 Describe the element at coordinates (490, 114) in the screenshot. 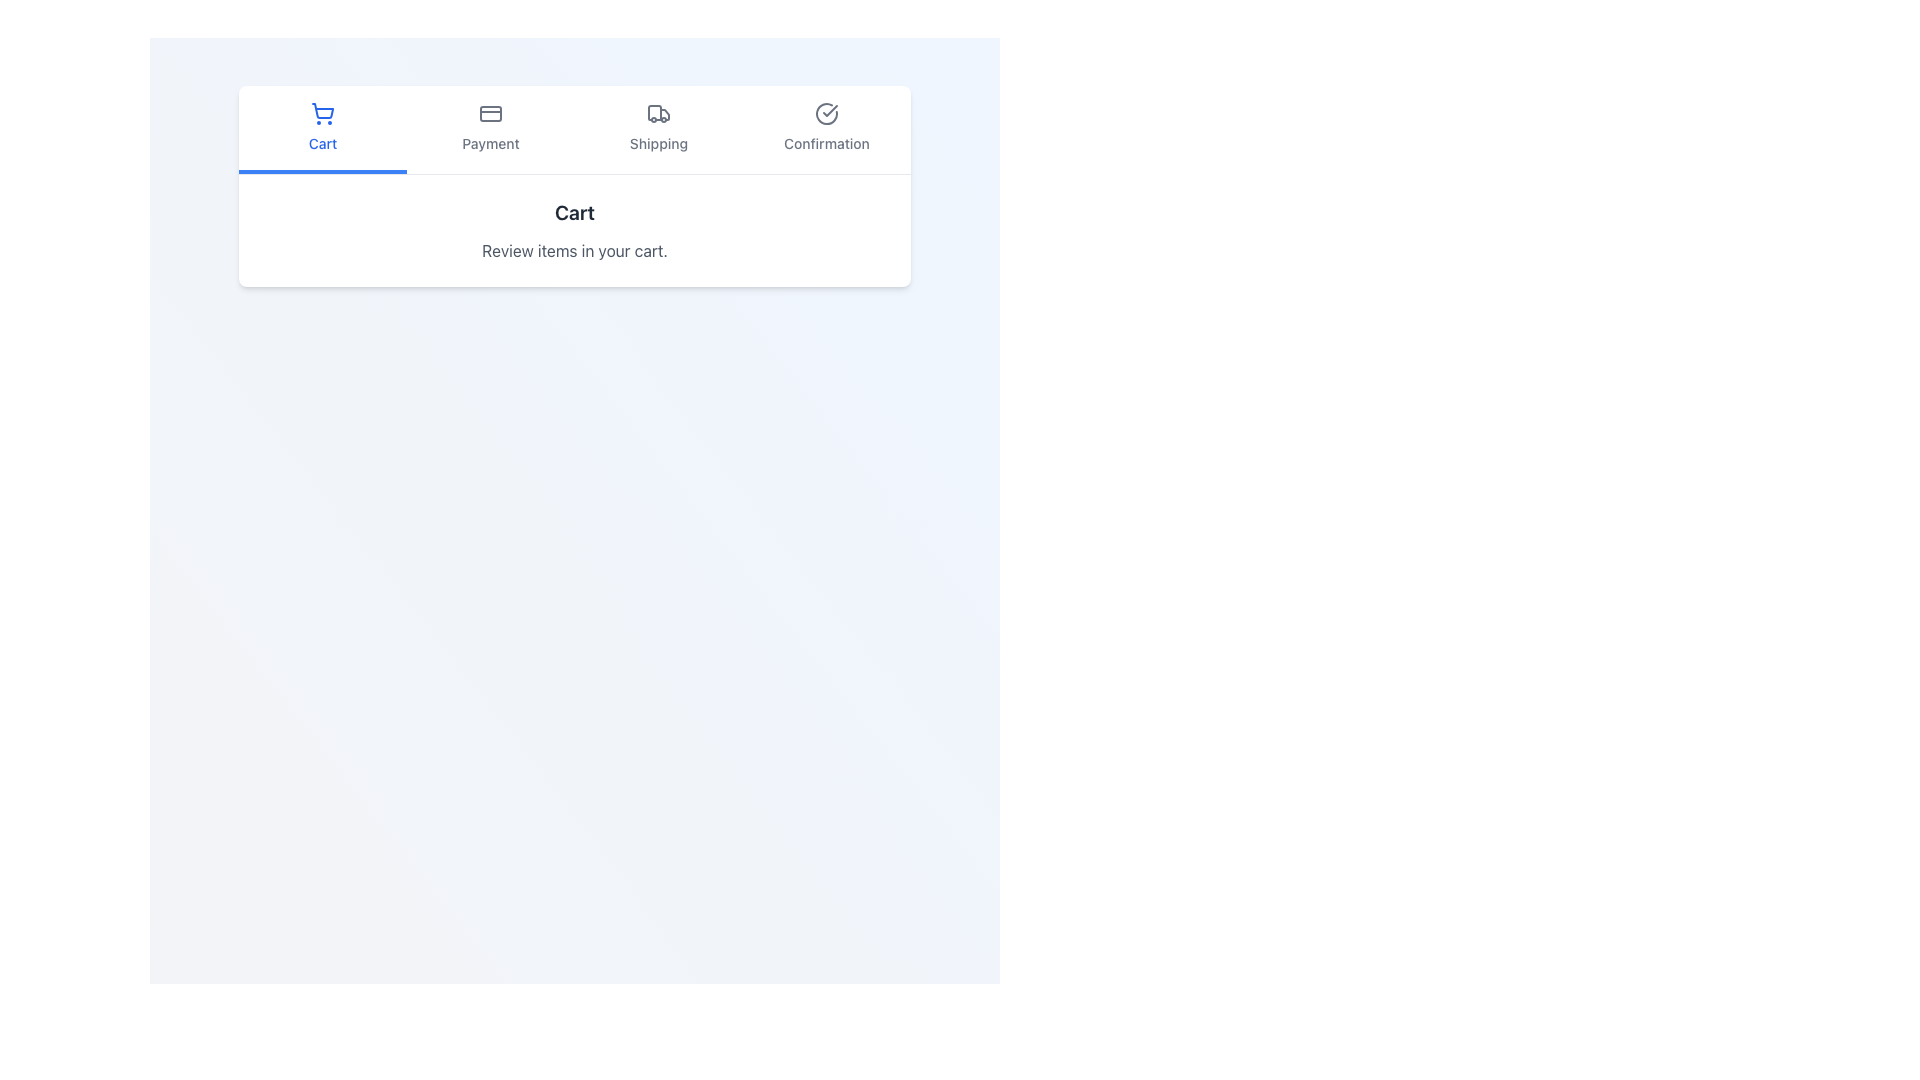

I see `the credit card icon located in the upper rectangular region of the navigation bar, which is the second item from the left` at that location.